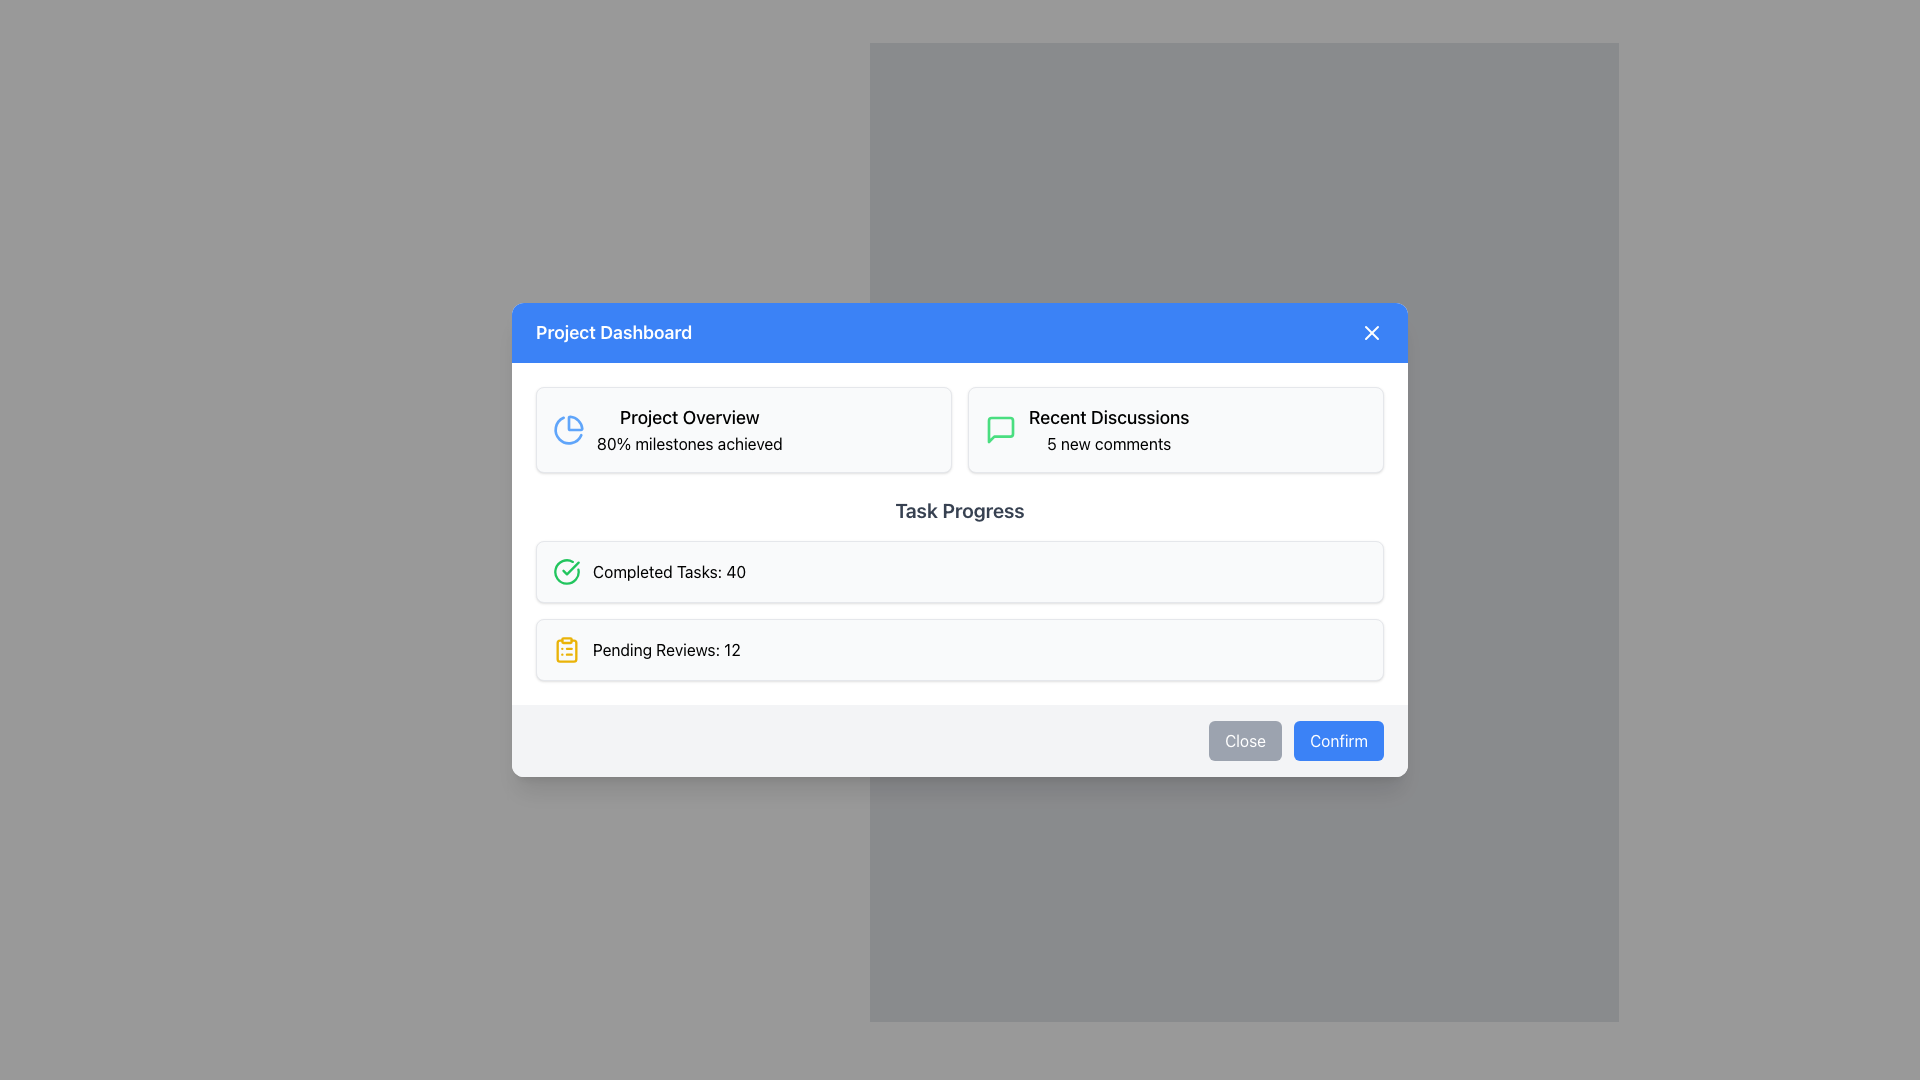 This screenshot has height=1080, width=1920. Describe the element at coordinates (689, 428) in the screenshot. I see `text content displayed in the upper-left card of the 'Project Dashboard' section, which shows 'Project Overview' and '80% milestones achieved'` at that location.